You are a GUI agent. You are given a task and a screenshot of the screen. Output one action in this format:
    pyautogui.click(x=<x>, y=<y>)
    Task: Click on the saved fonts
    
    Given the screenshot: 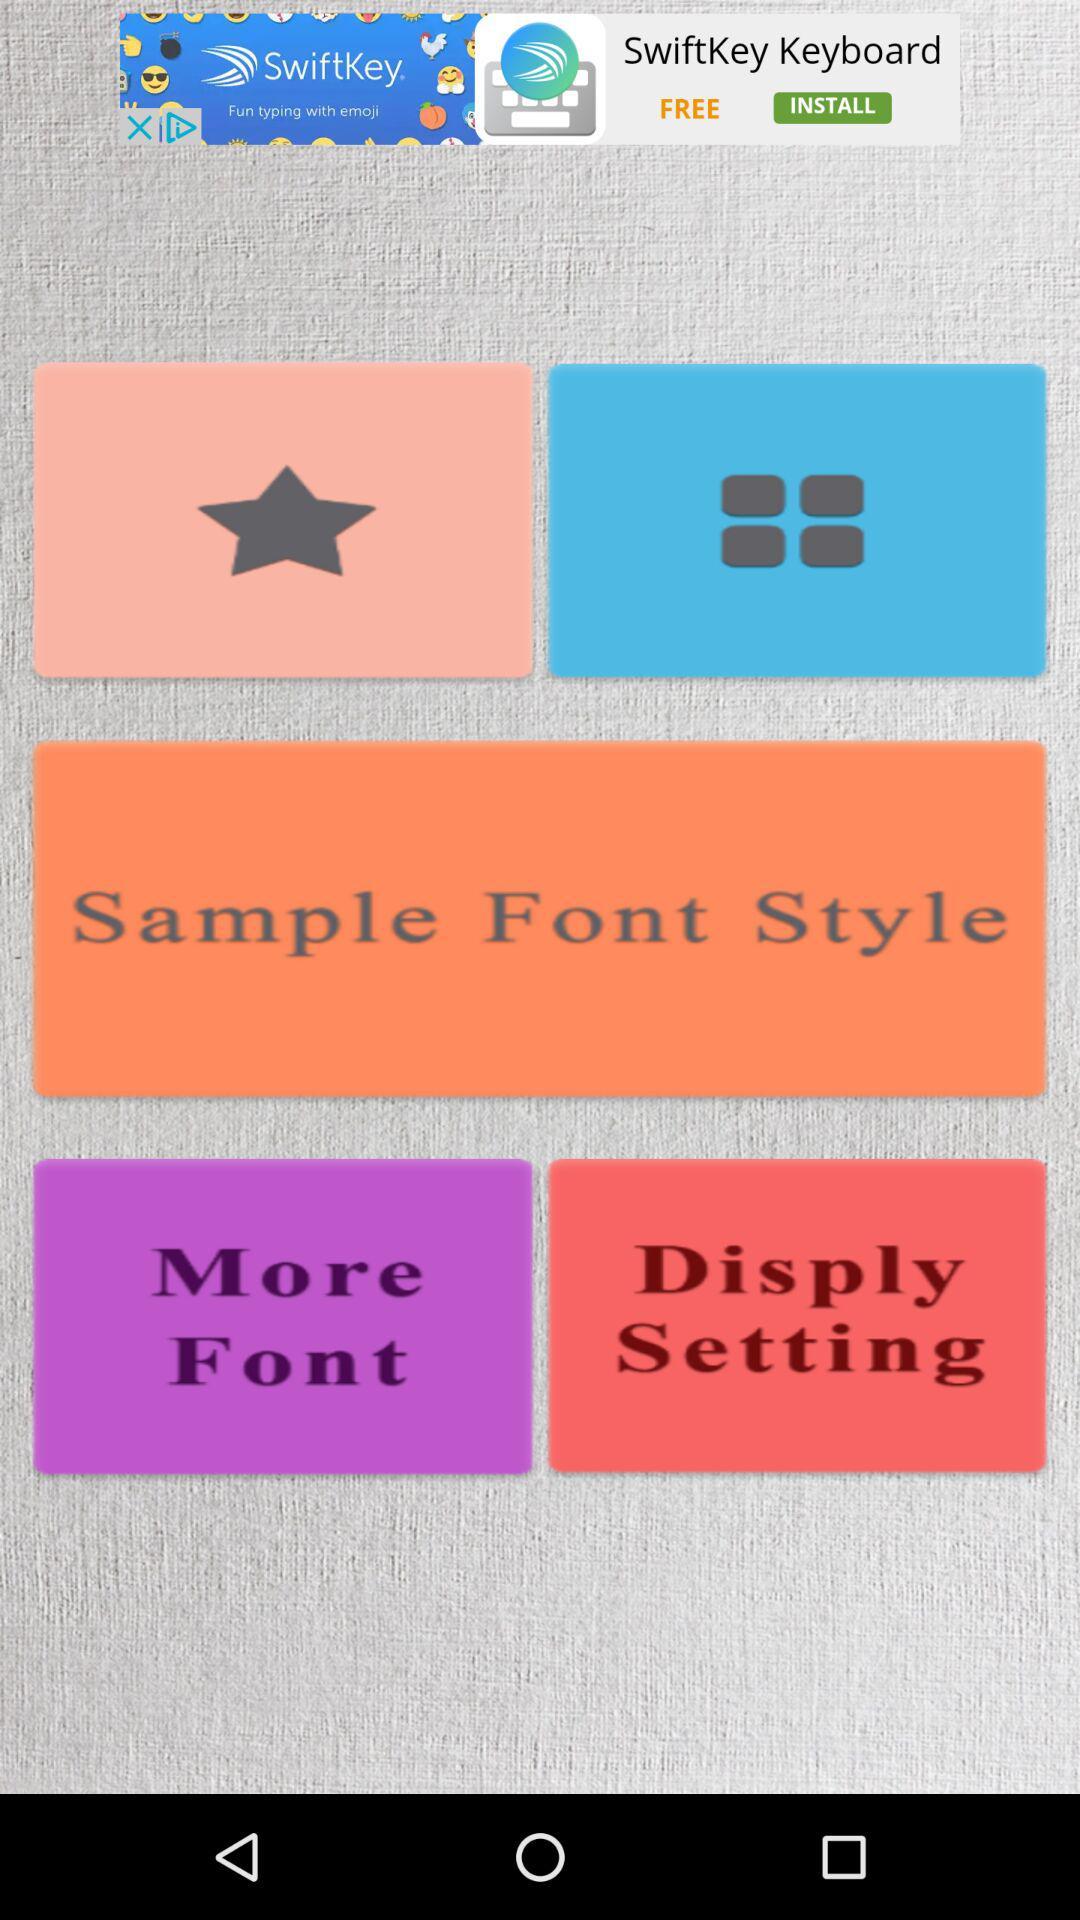 What is the action you would take?
    pyautogui.click(x=795, y=525)
    